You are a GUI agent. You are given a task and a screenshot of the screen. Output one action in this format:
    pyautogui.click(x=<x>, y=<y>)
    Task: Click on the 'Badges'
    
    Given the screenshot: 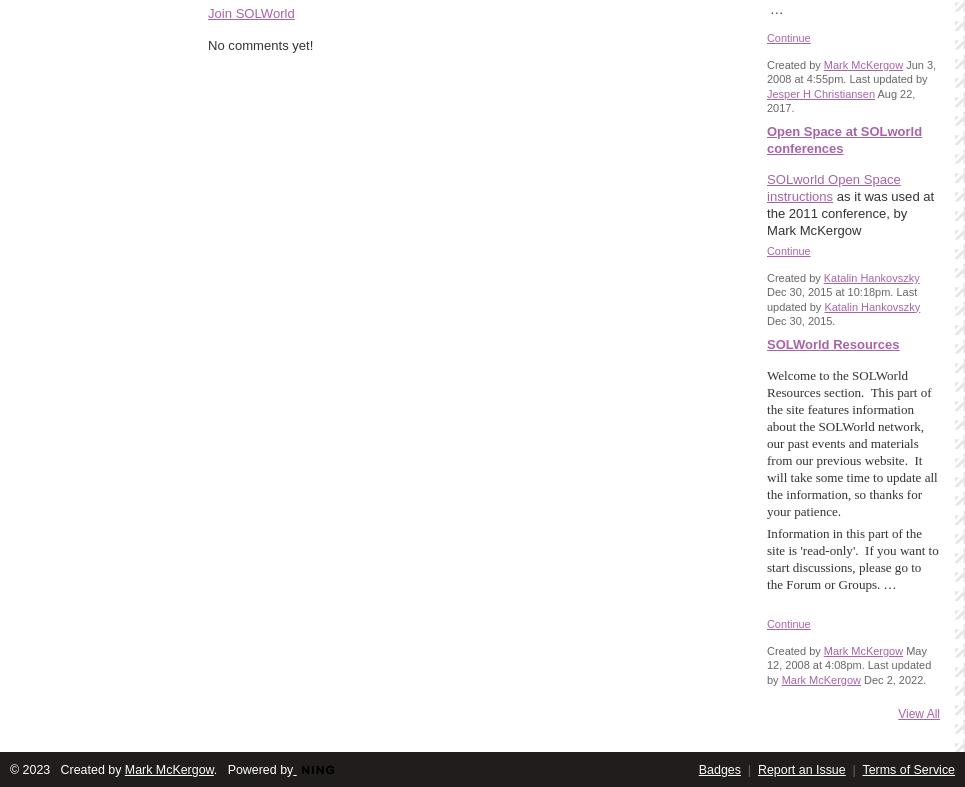 What is the action you would take?
    pyautogui.click(x=719, y=770)
    